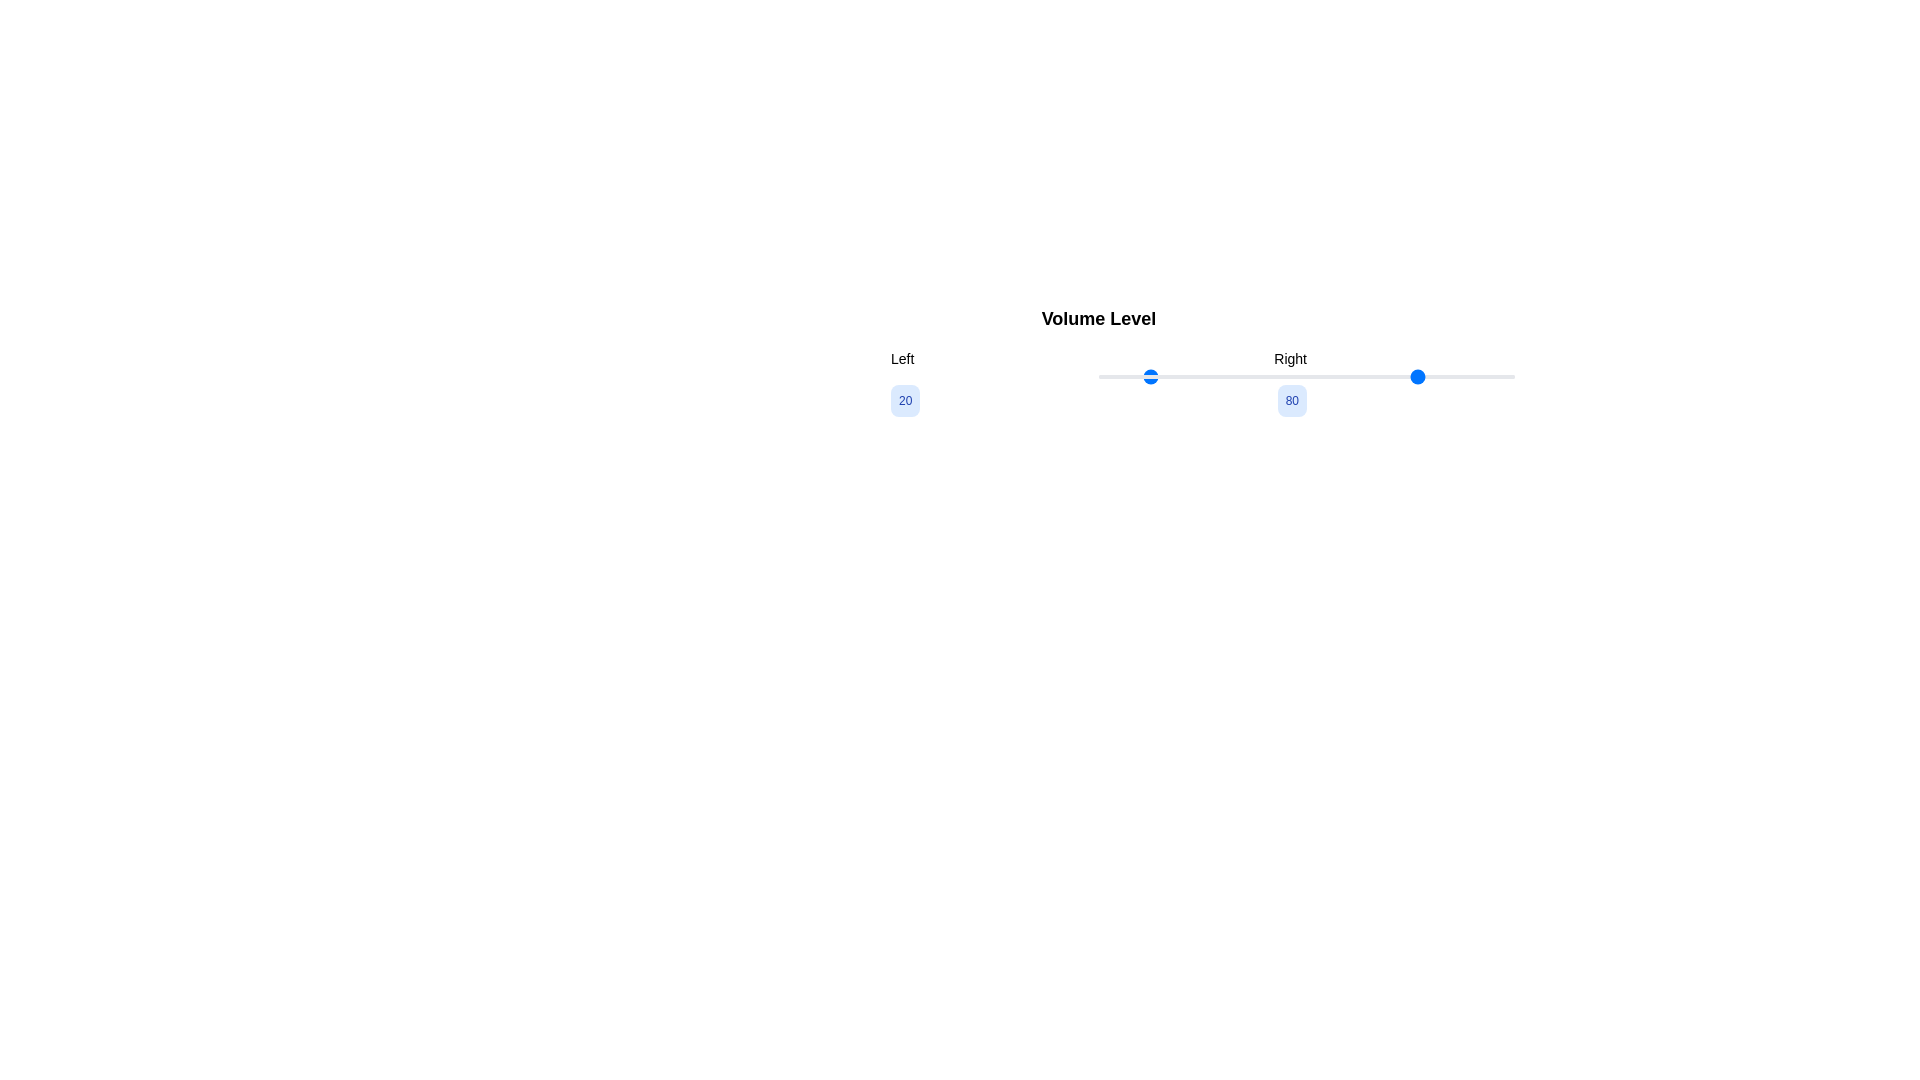 Image resolution: width=1920 pixels, height=1080 pixels. What do you see at coordinates (1159, 377) in the screenshot?
I see `the slider value` at bounding box center [1159, 377].